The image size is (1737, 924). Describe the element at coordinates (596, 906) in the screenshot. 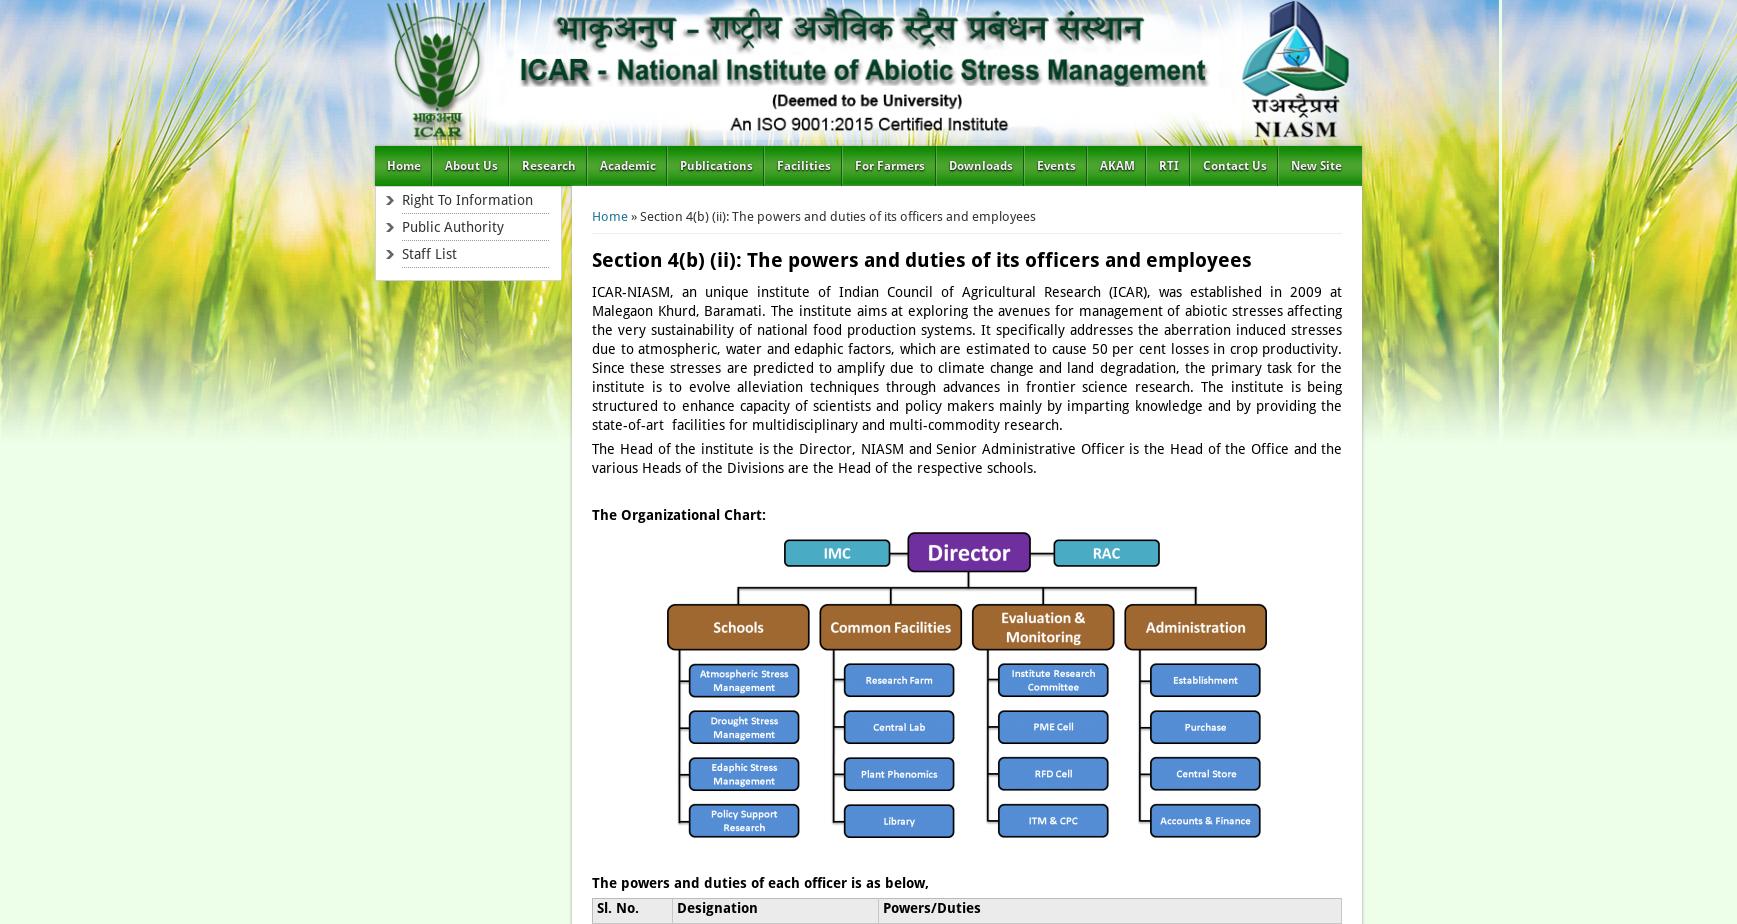

I see `'Sl. No.'` at that location.